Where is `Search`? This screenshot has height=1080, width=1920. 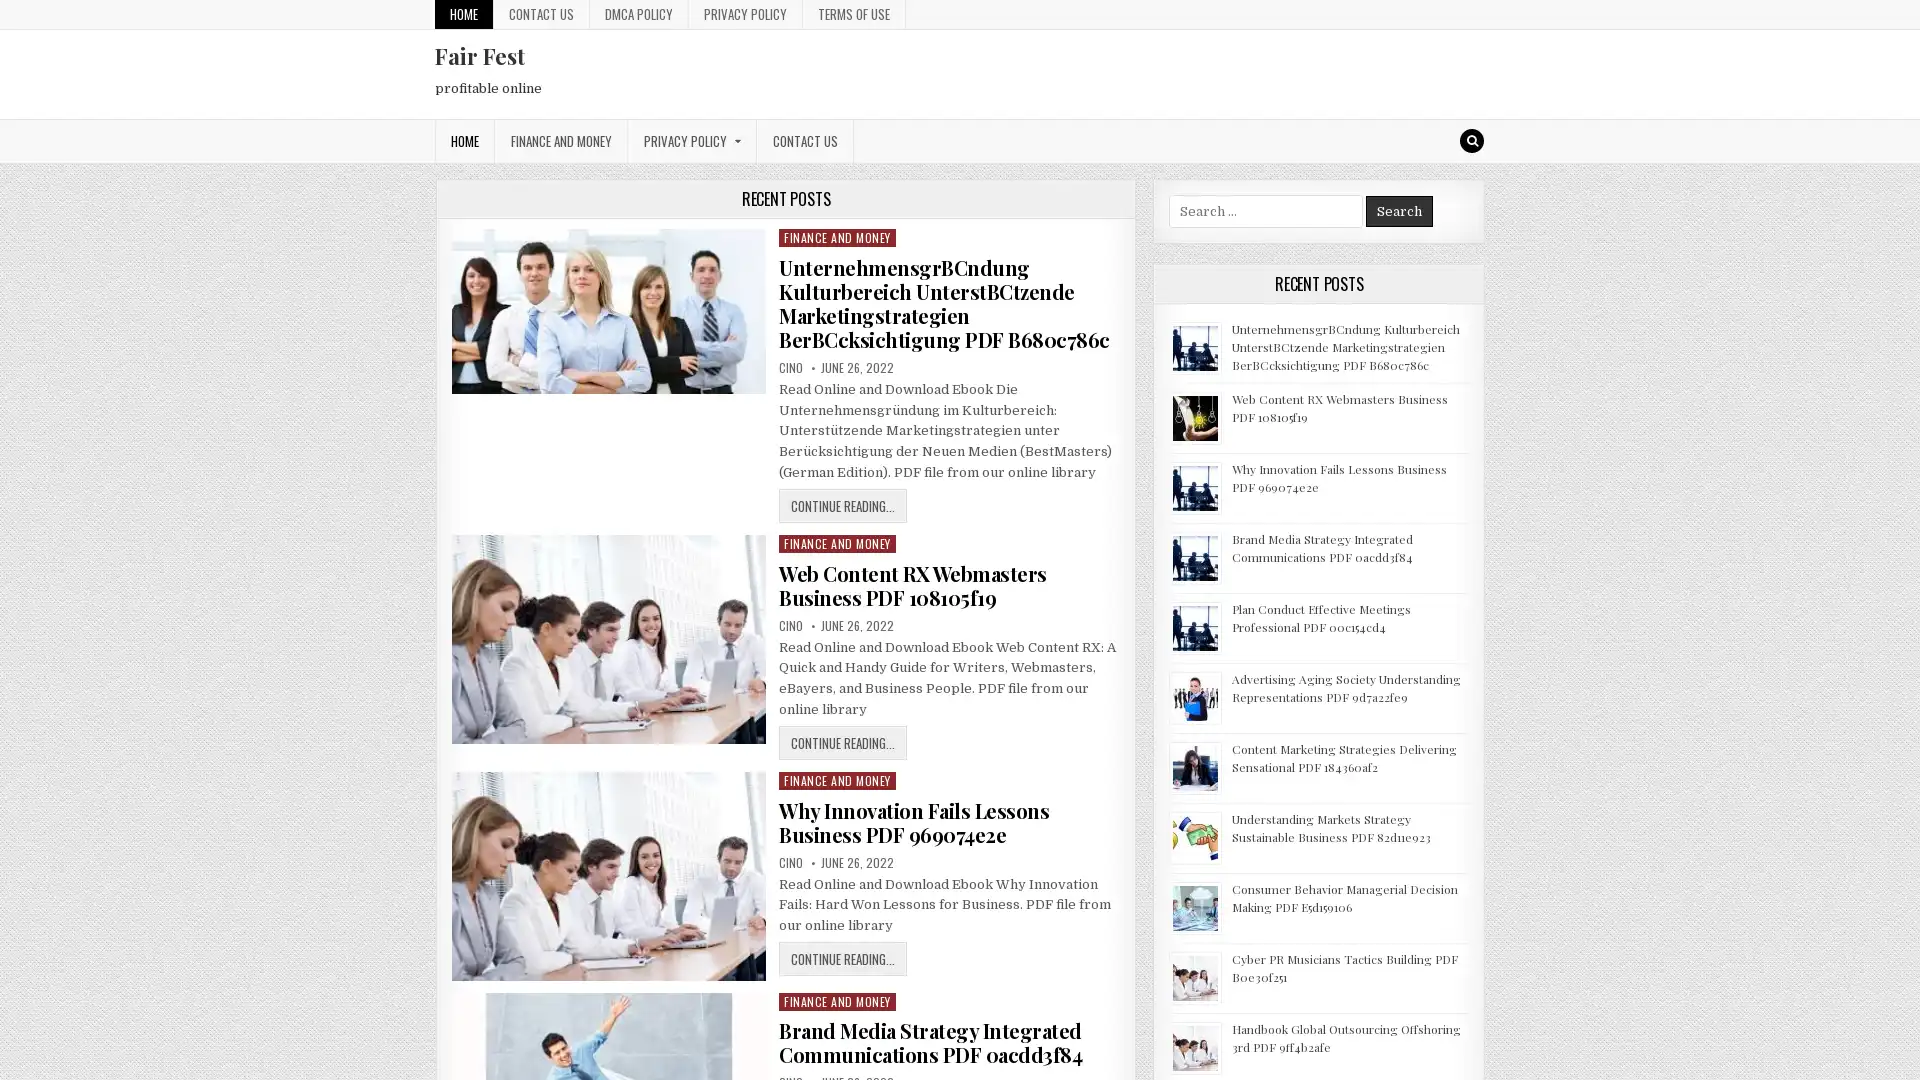 Search is located at coordinates (1398, 211).